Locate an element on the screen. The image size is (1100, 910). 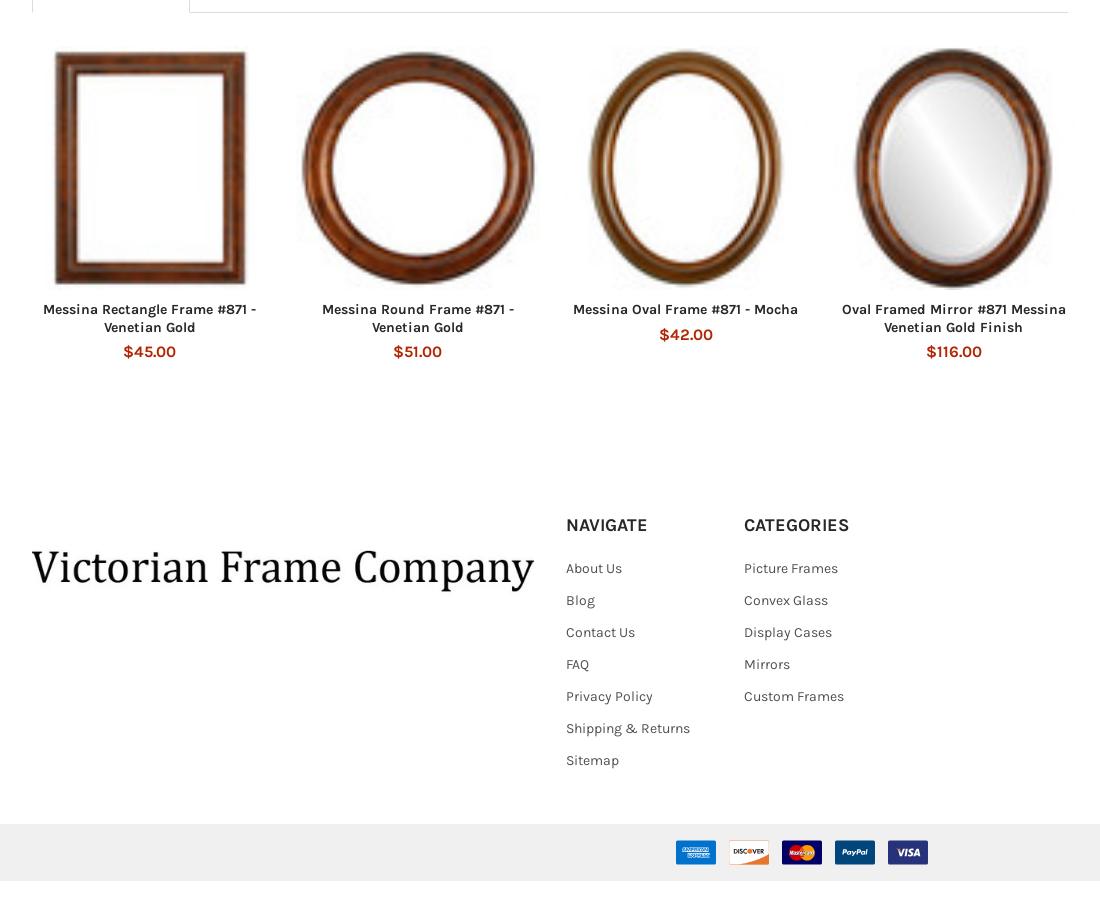
'Blog' is located at coordinates (564, 628).